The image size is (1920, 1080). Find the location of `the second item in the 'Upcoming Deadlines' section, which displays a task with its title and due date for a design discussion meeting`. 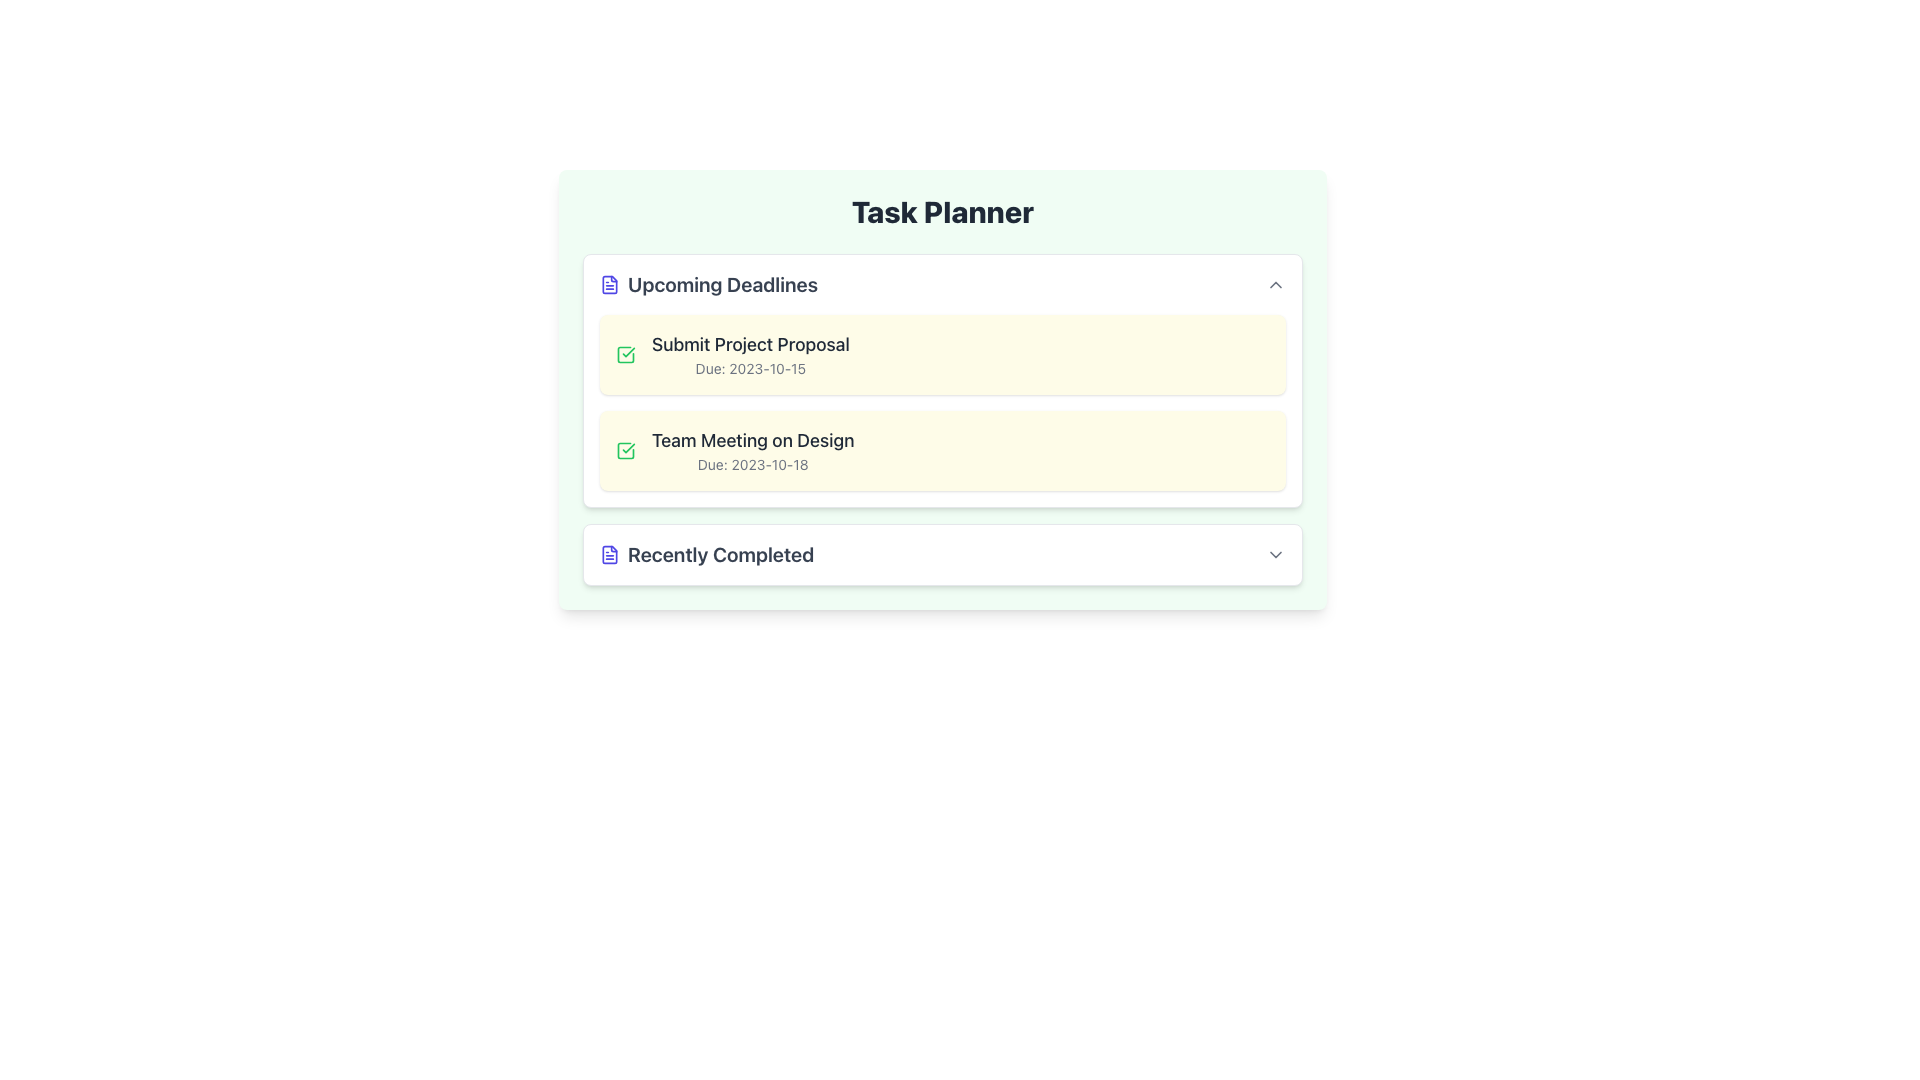

the second item in the 'Upcoming Deadlines' section, which displays a task with its title and due date for a design discussion meeting is located at coordinates (941, 451).